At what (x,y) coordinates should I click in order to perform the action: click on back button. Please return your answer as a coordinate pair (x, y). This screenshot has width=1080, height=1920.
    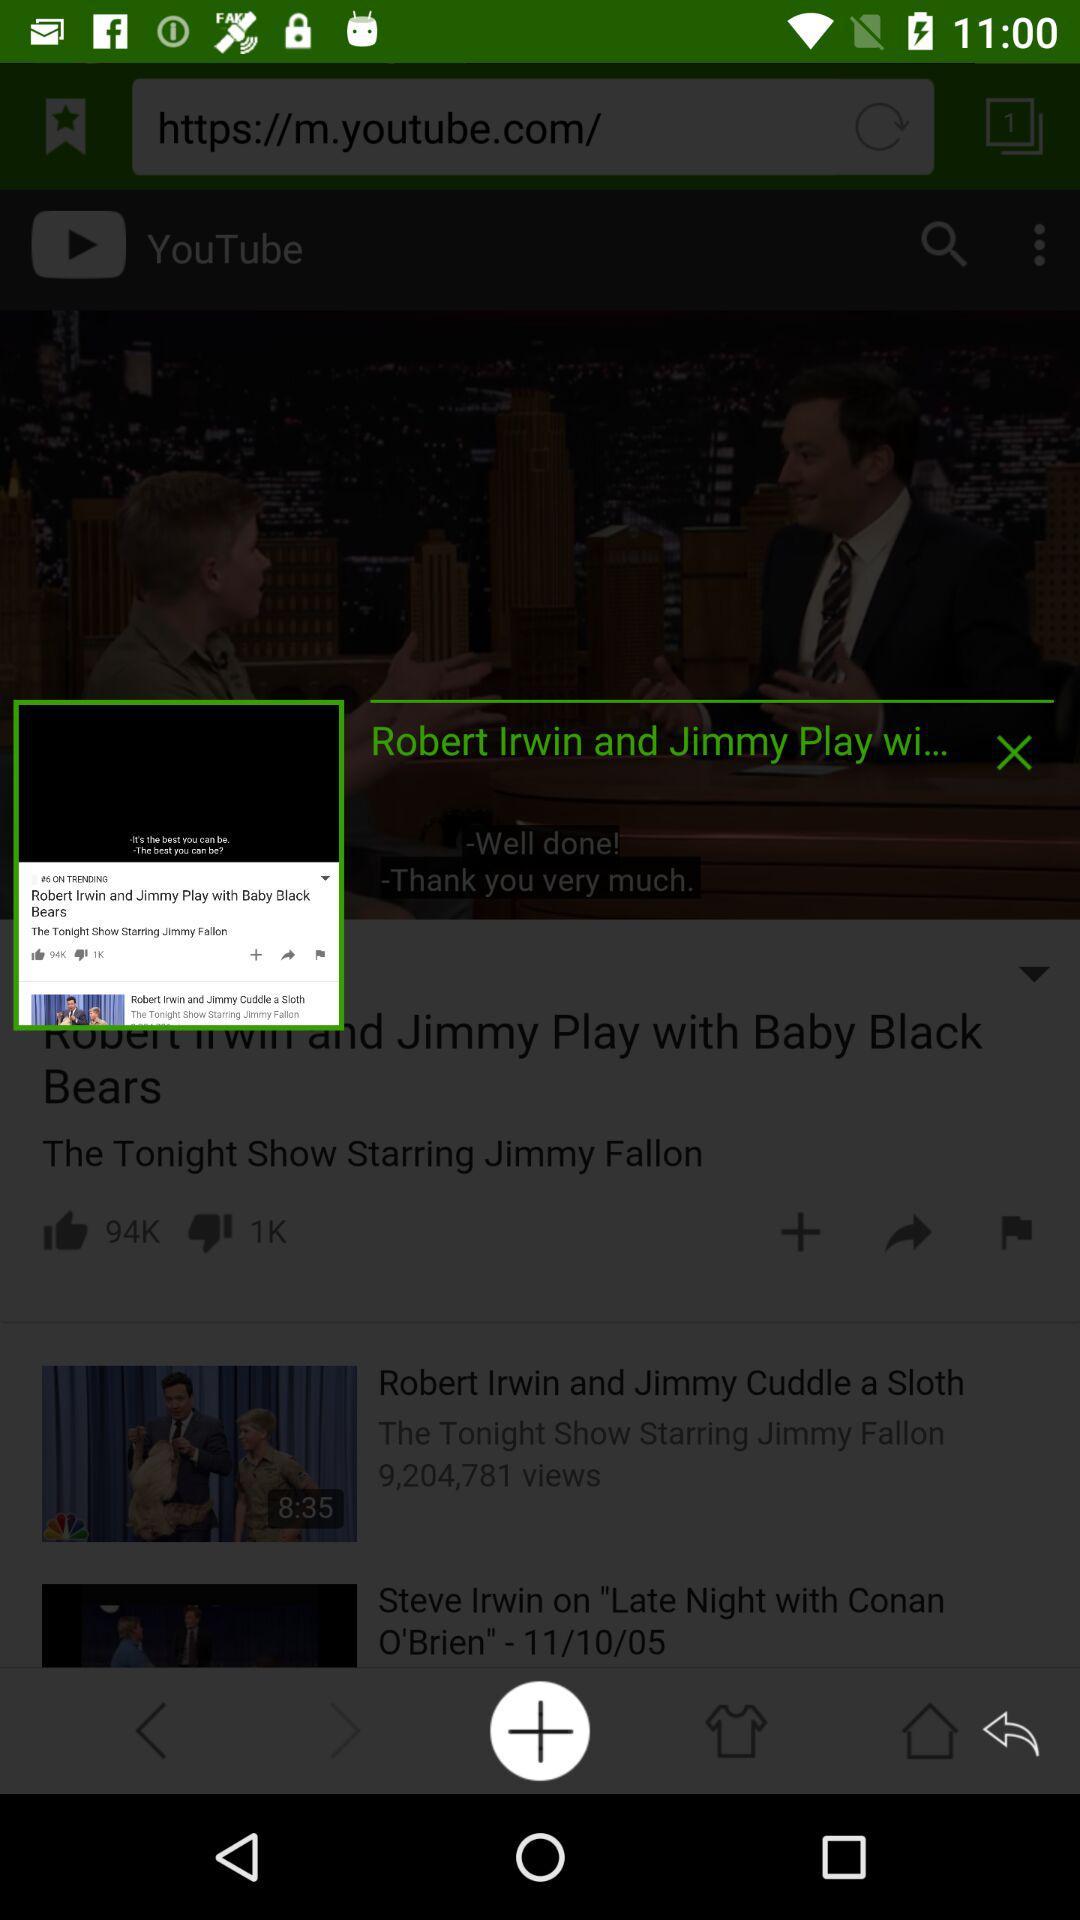
    Looking at the image, I should click on (1014, 1729).